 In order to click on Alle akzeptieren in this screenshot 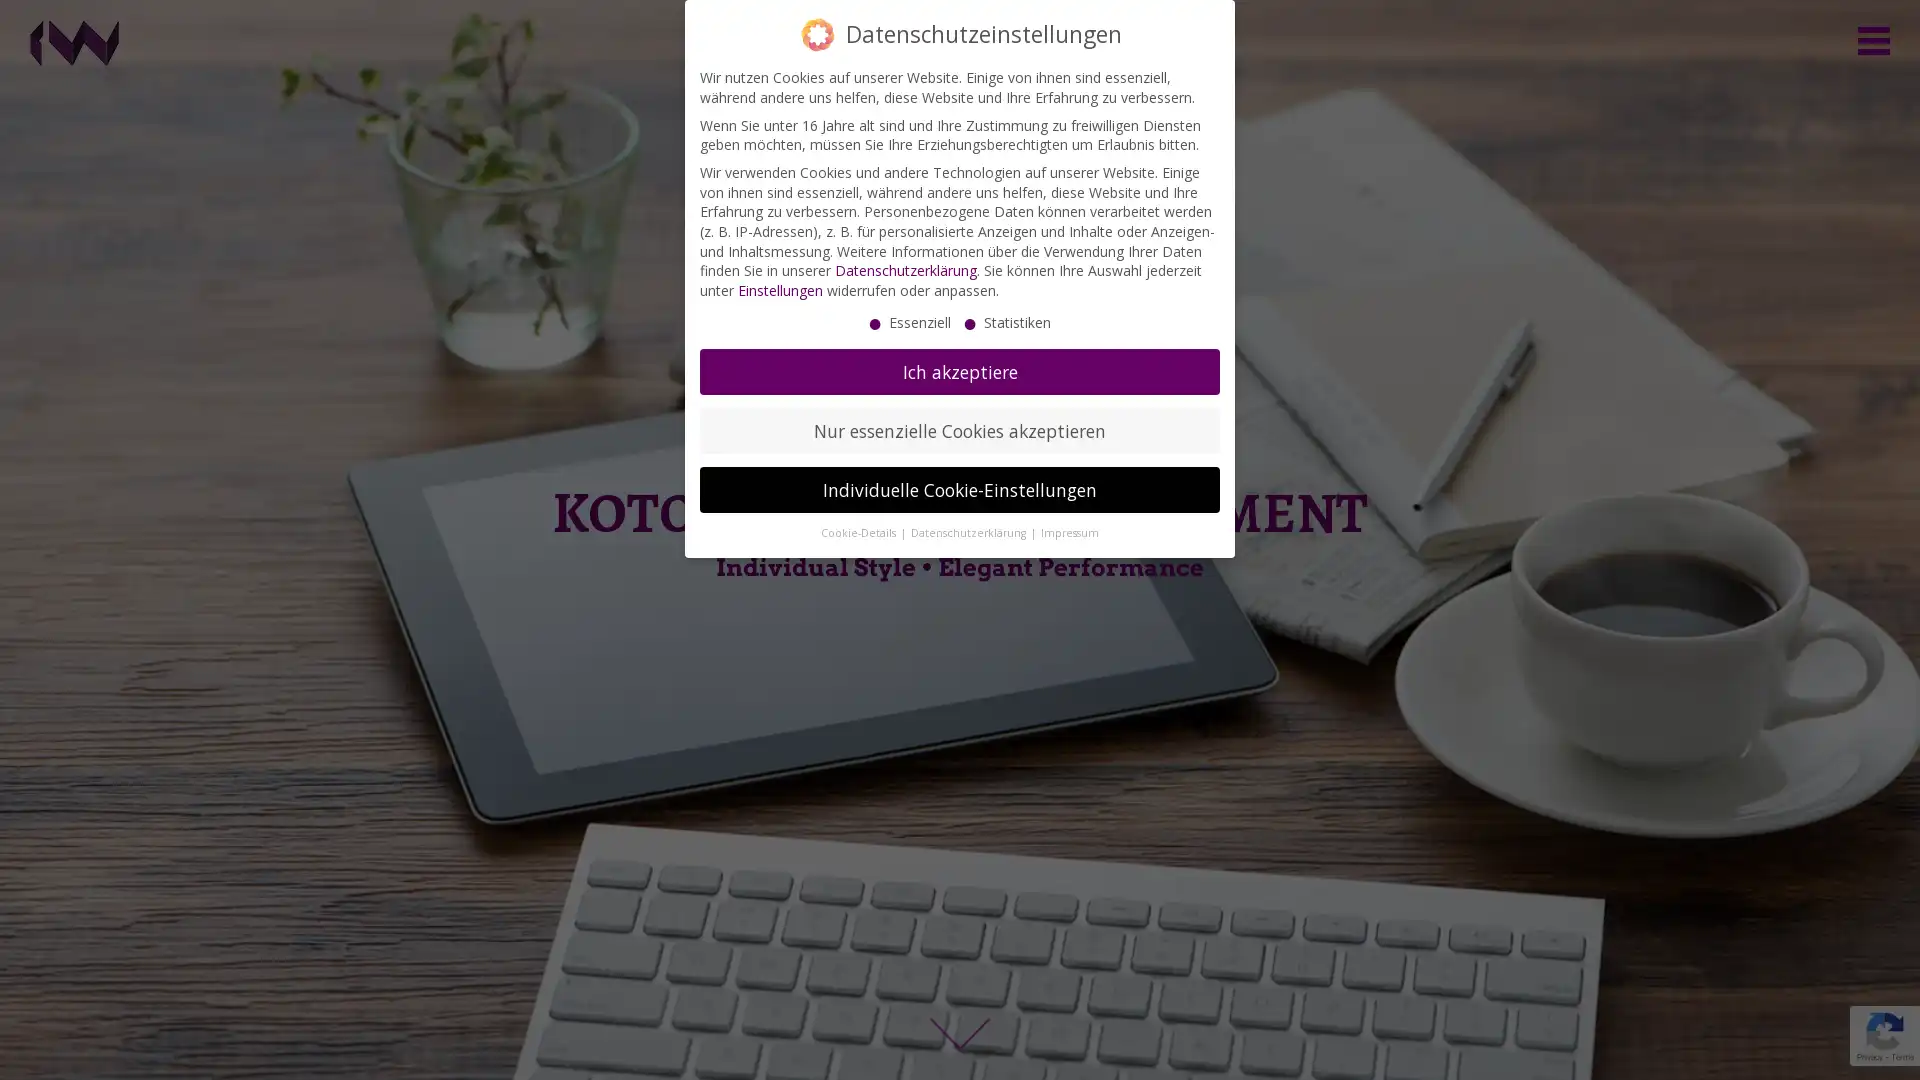, I will do `click(771, 852)`.